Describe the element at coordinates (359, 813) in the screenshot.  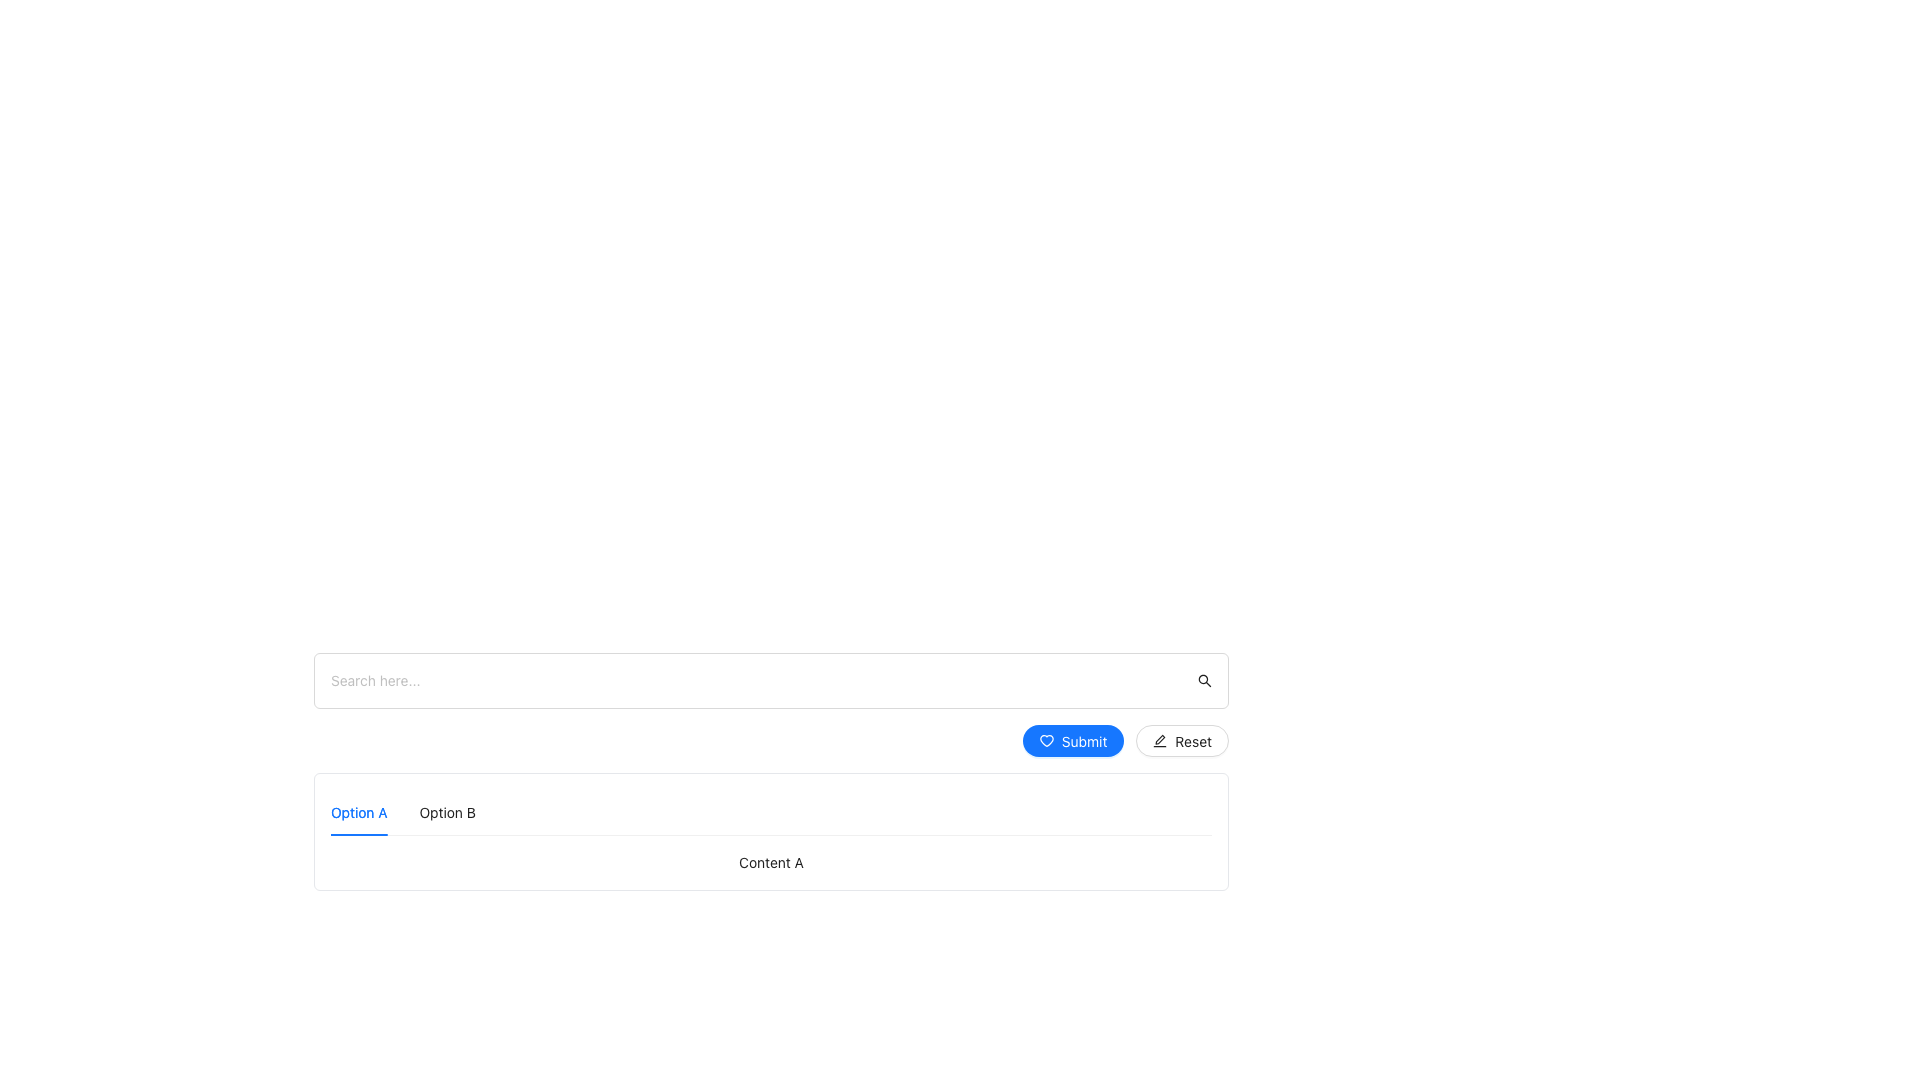
I see `the first tab option labeled 'Option A'` at that location.